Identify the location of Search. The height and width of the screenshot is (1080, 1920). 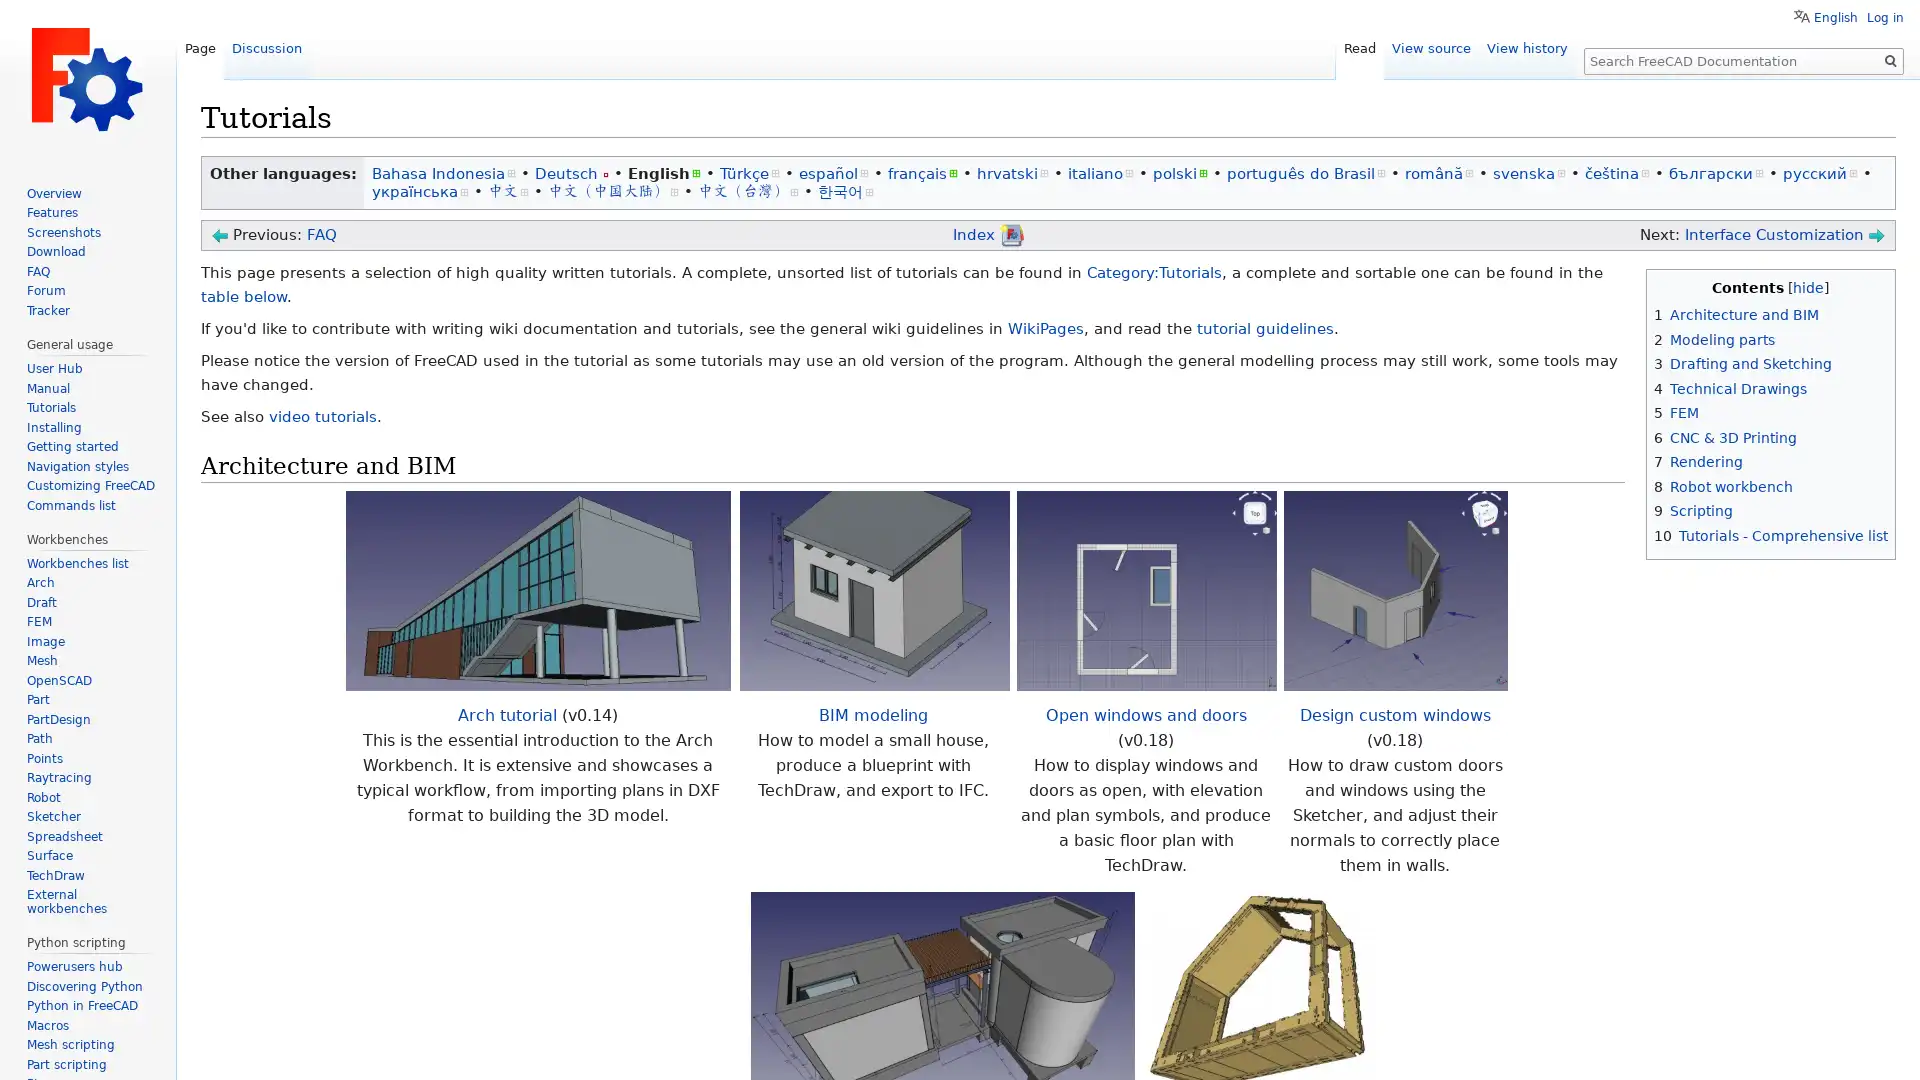
(1890, 60).